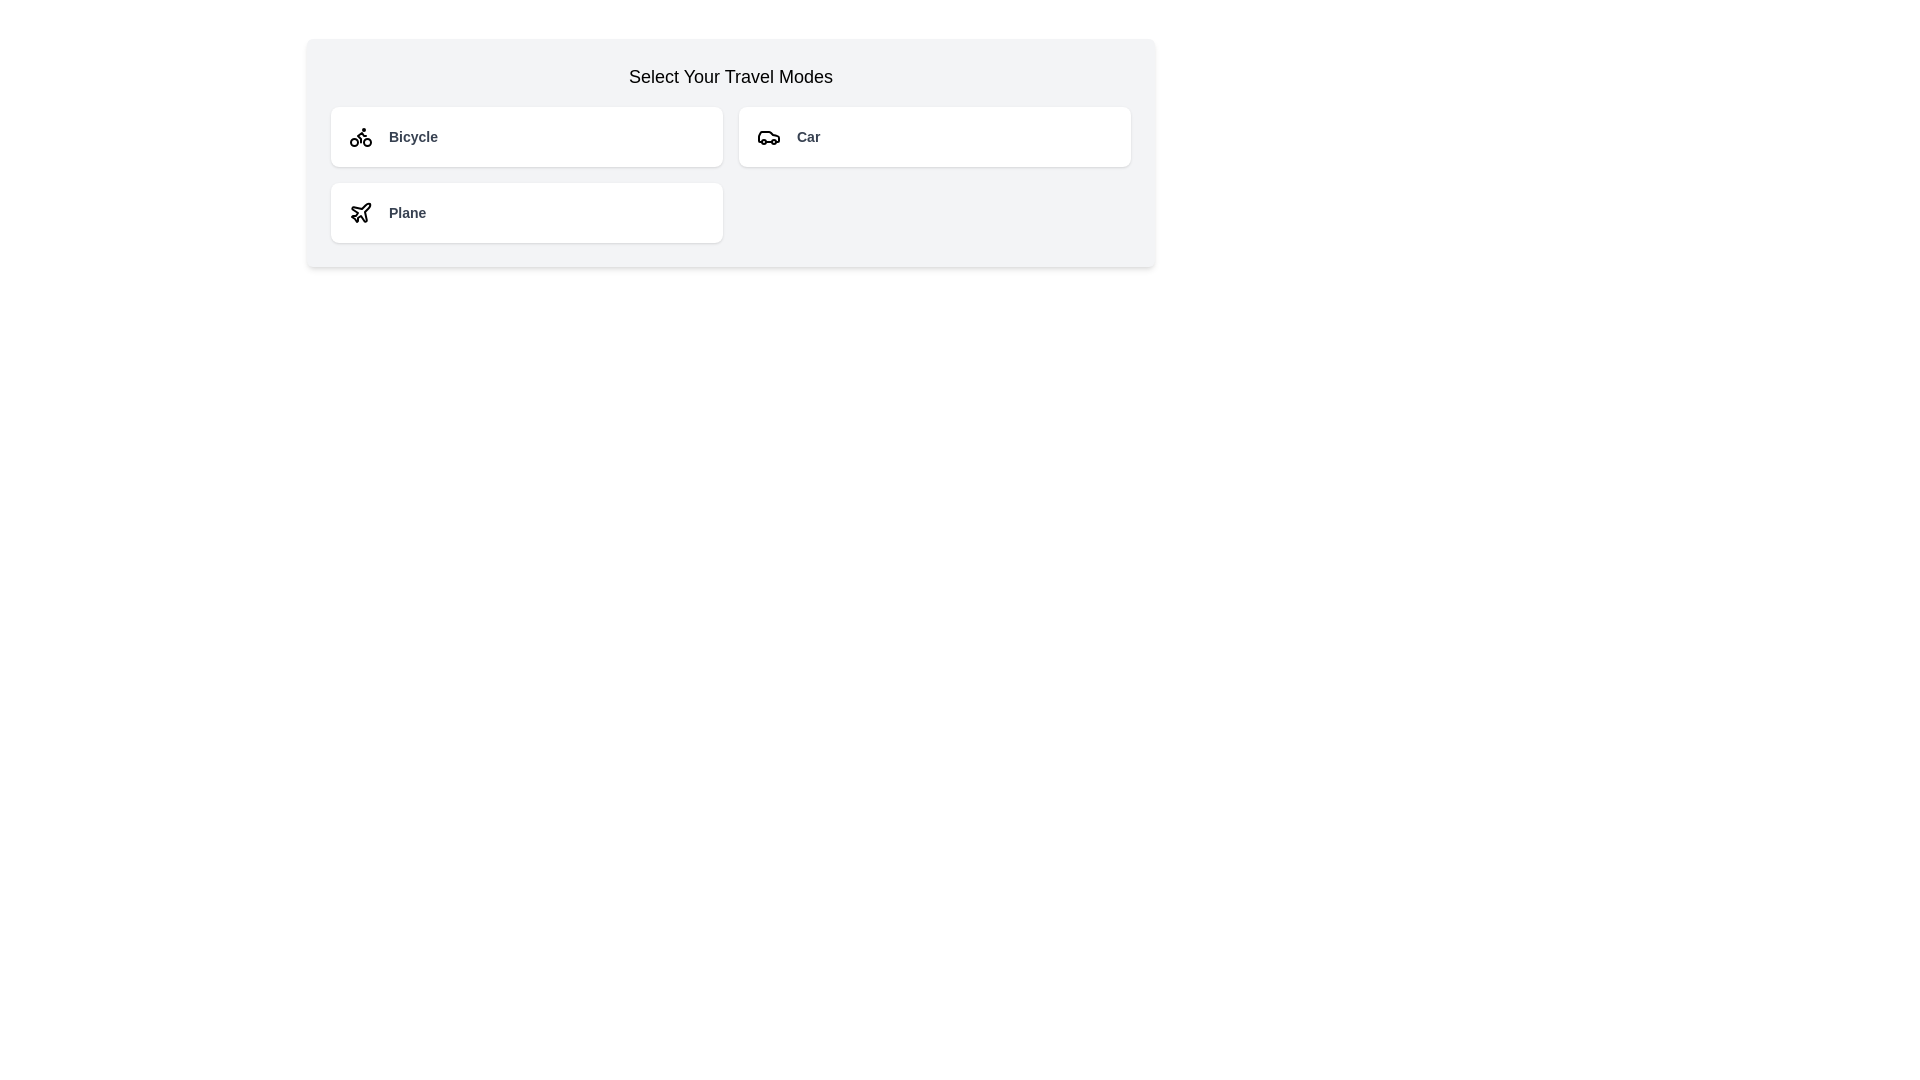 The image size is (1920, 1080). Describe the element at coordinates (934, 136) in the screenshot. I see `the 'Car' travel mode button` at that location.